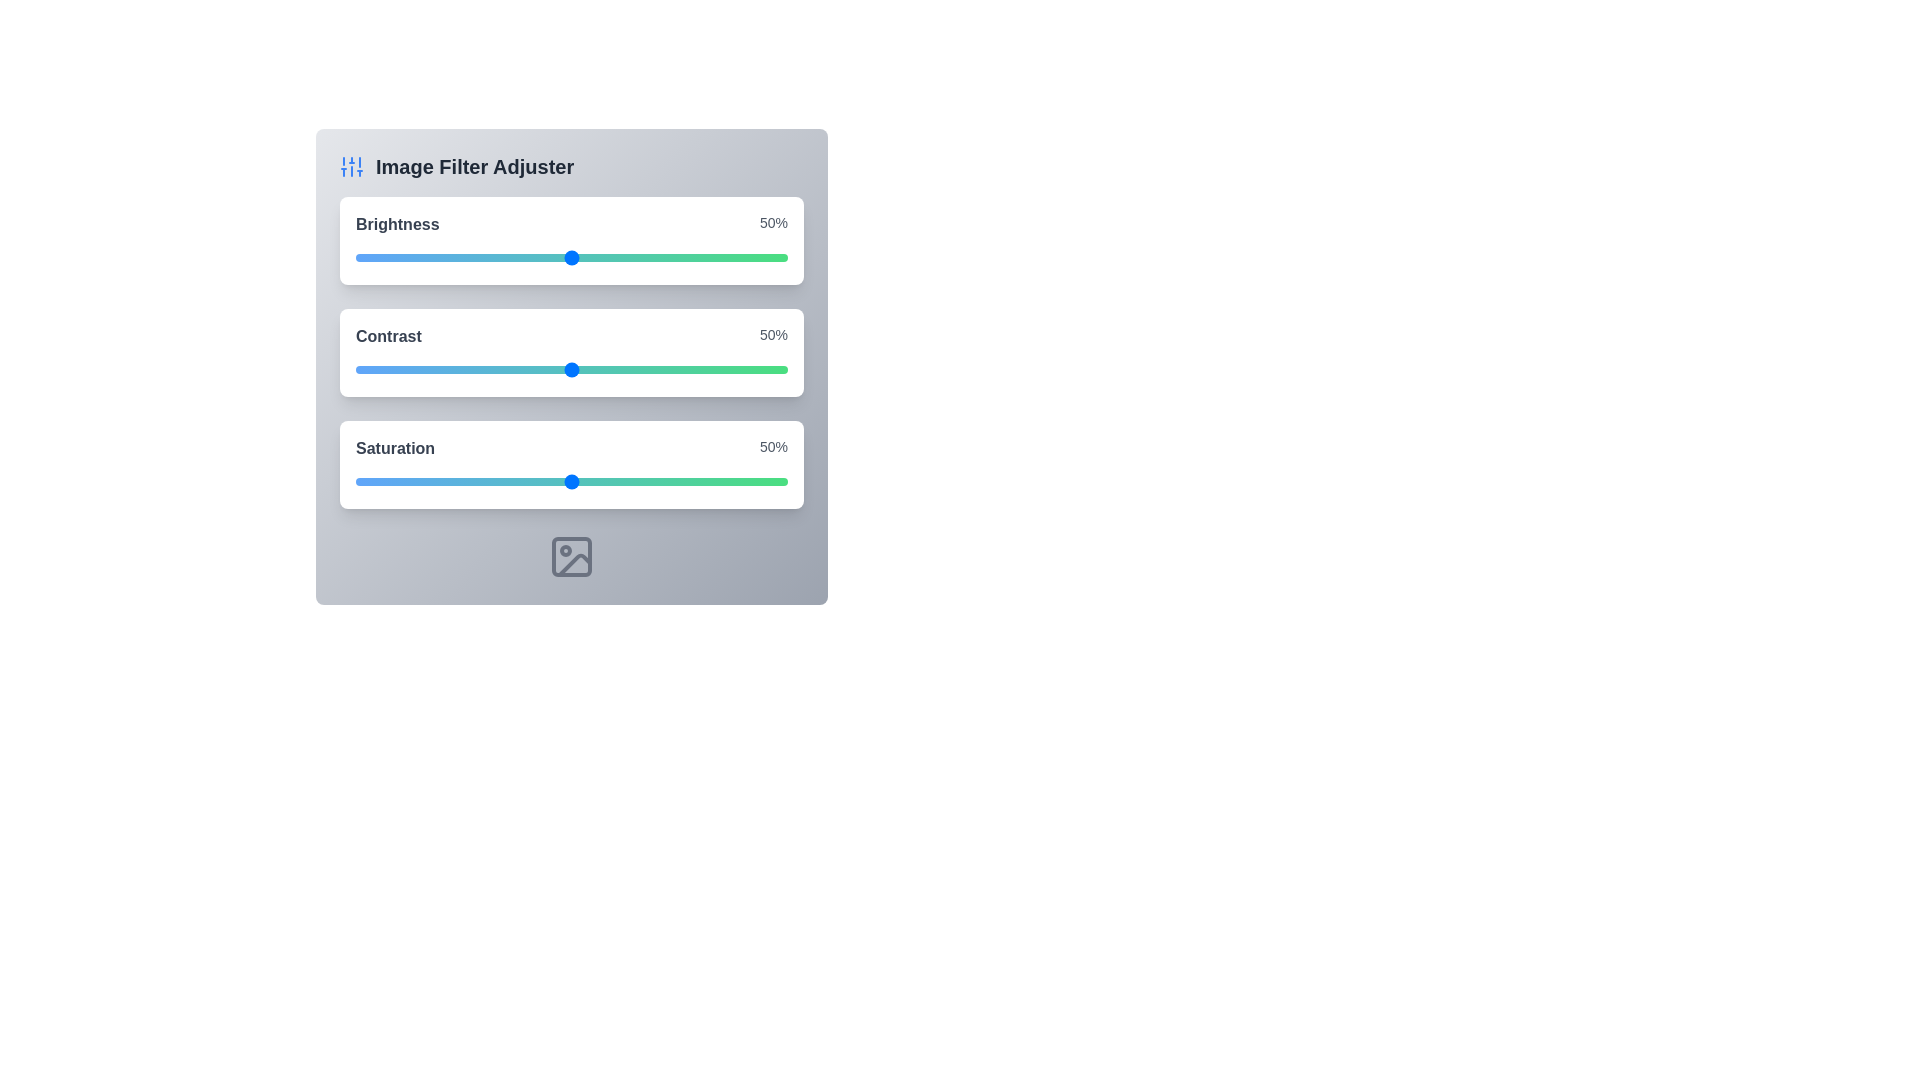  I want to click on the brightness slider to 27%, so click(471, 257).